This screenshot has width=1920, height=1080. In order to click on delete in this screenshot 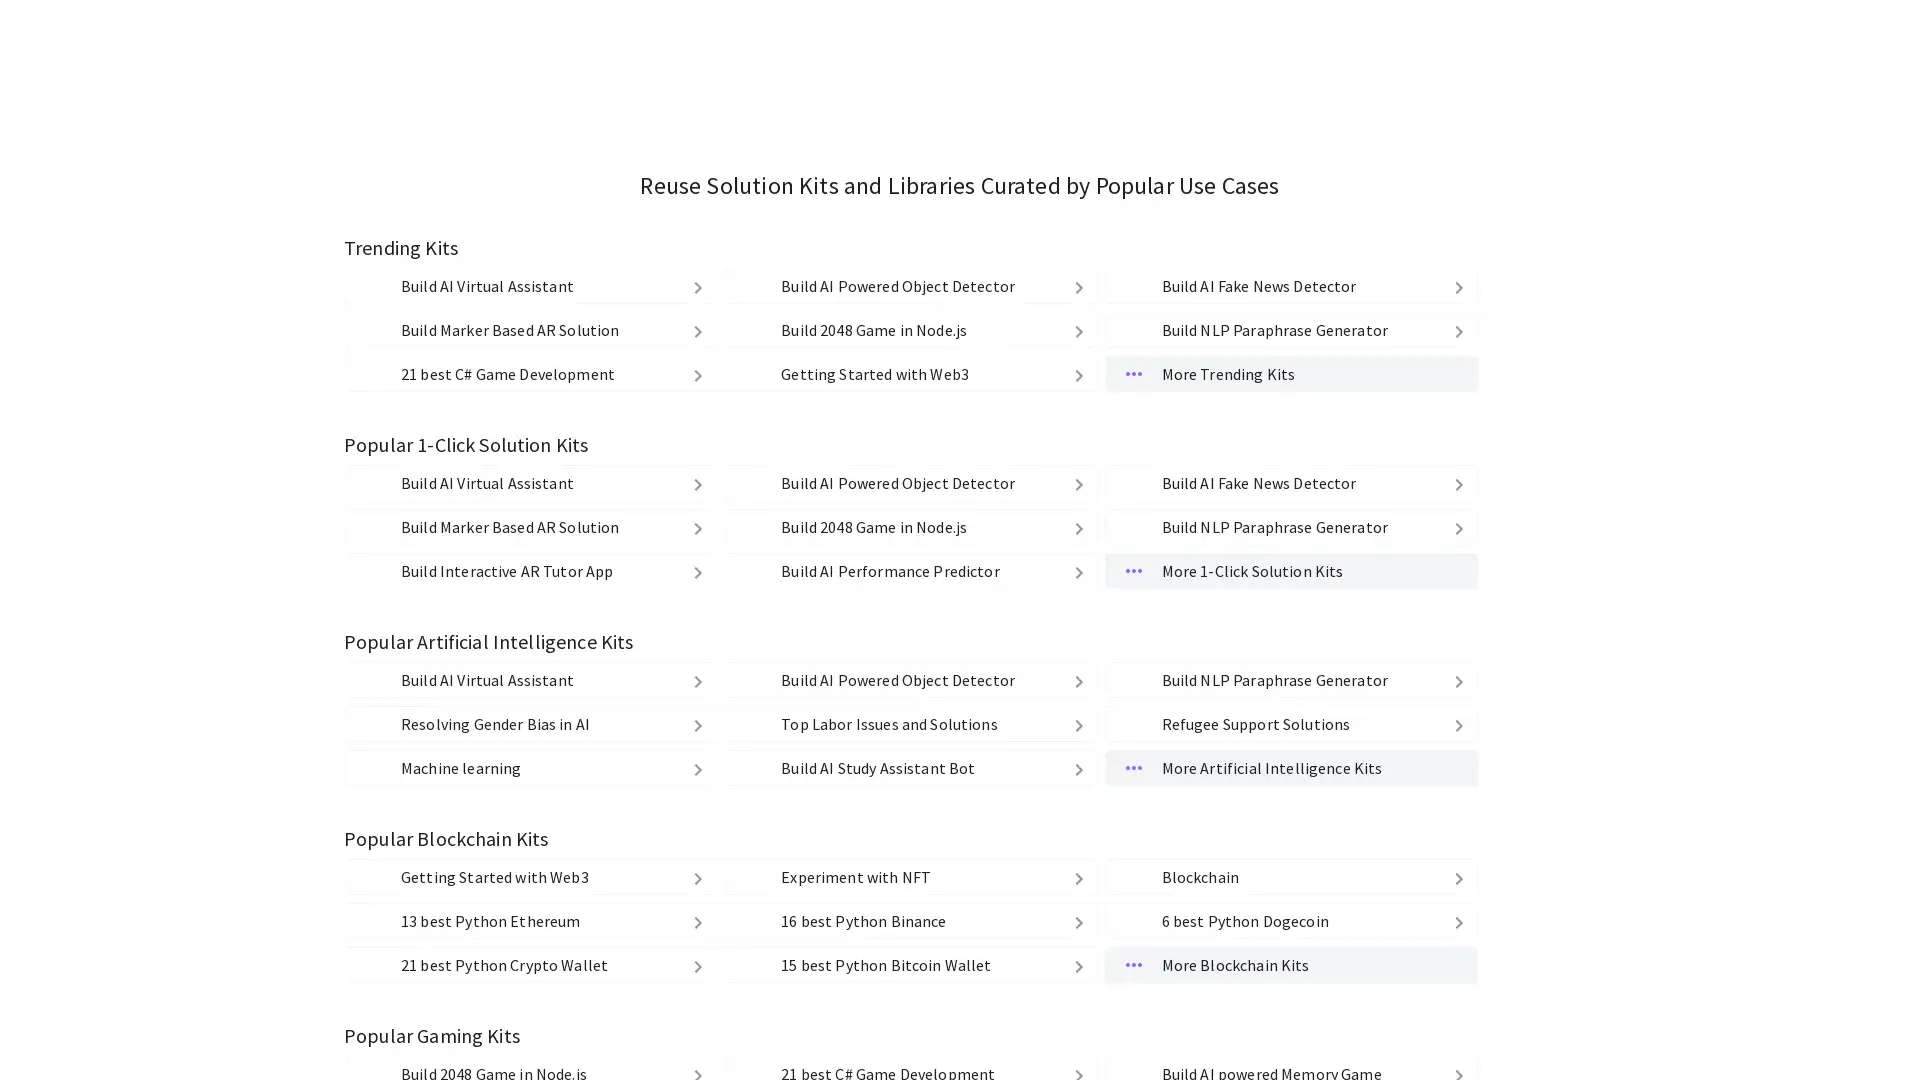, I will do `click(1077, 789)`.